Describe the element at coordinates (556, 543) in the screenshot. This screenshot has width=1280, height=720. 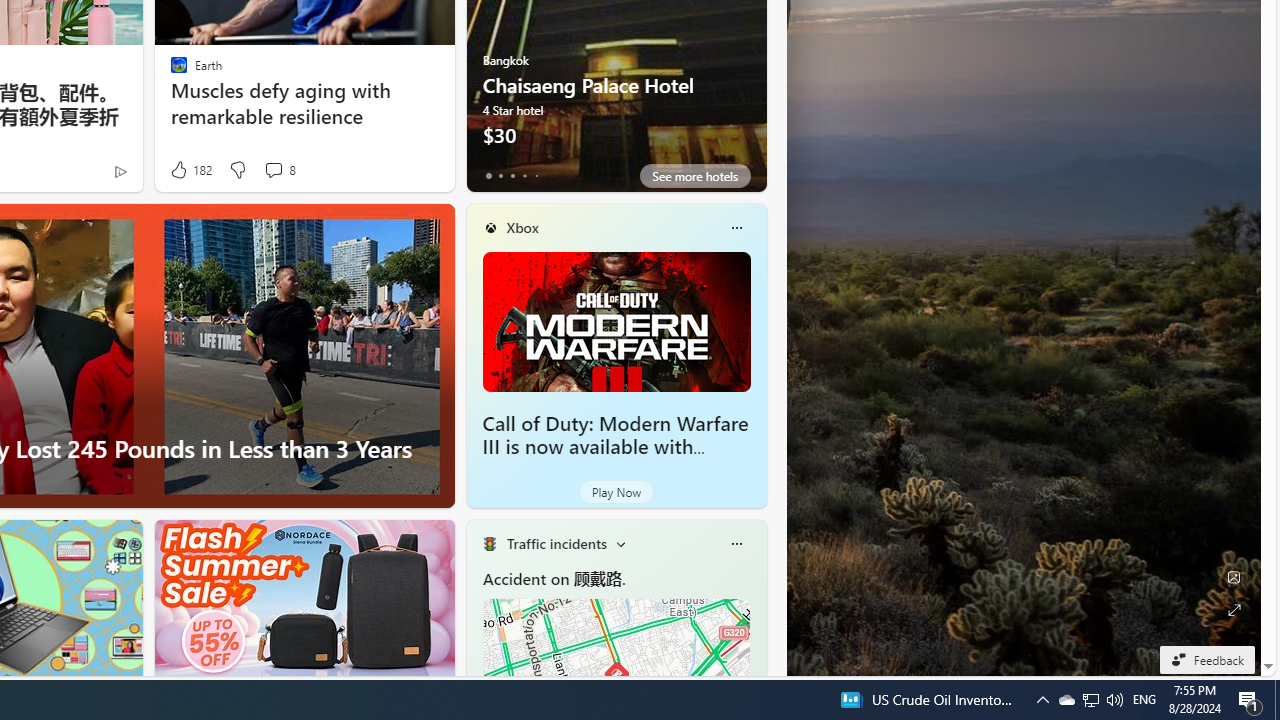
I see `'Traffic incidents'` at that location.